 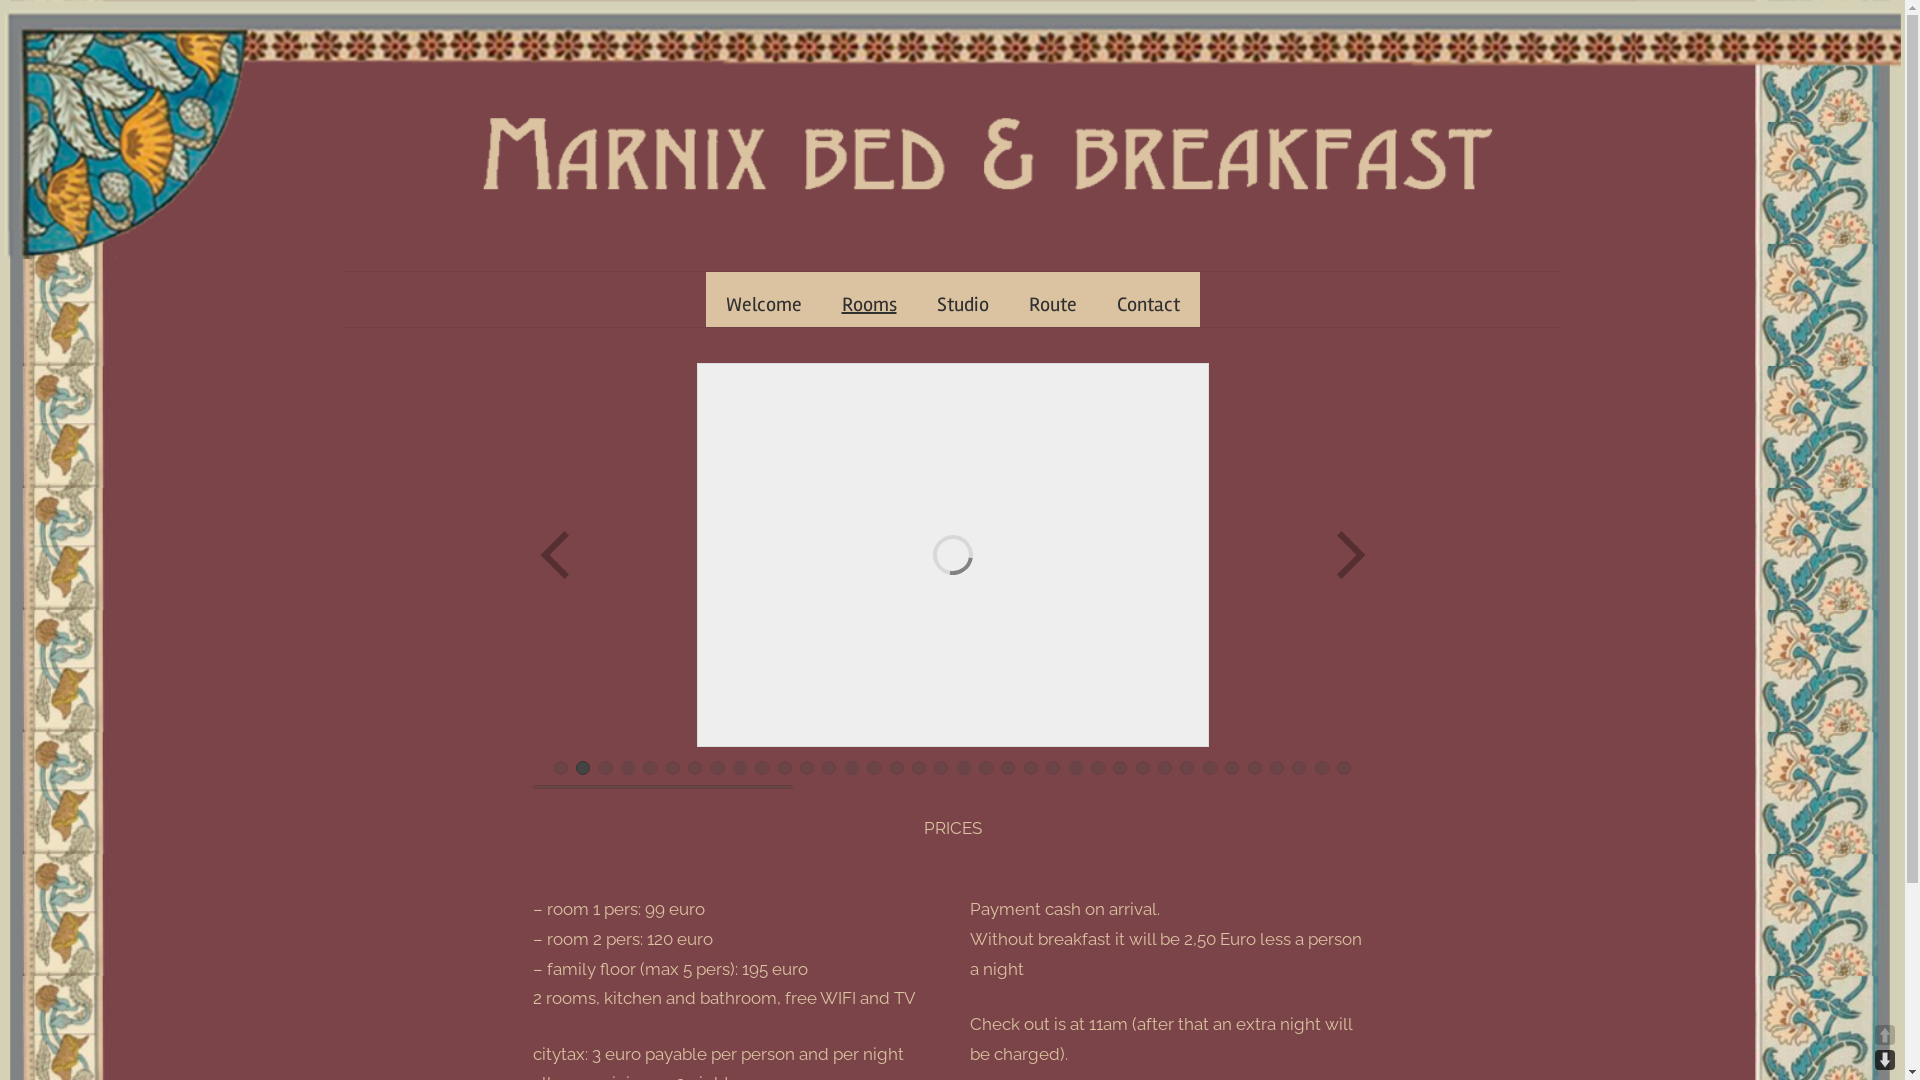 What do you see at coordinates (961, 304) in the screenshot?
I see `'Studio'` at bounding box center [961, 304].